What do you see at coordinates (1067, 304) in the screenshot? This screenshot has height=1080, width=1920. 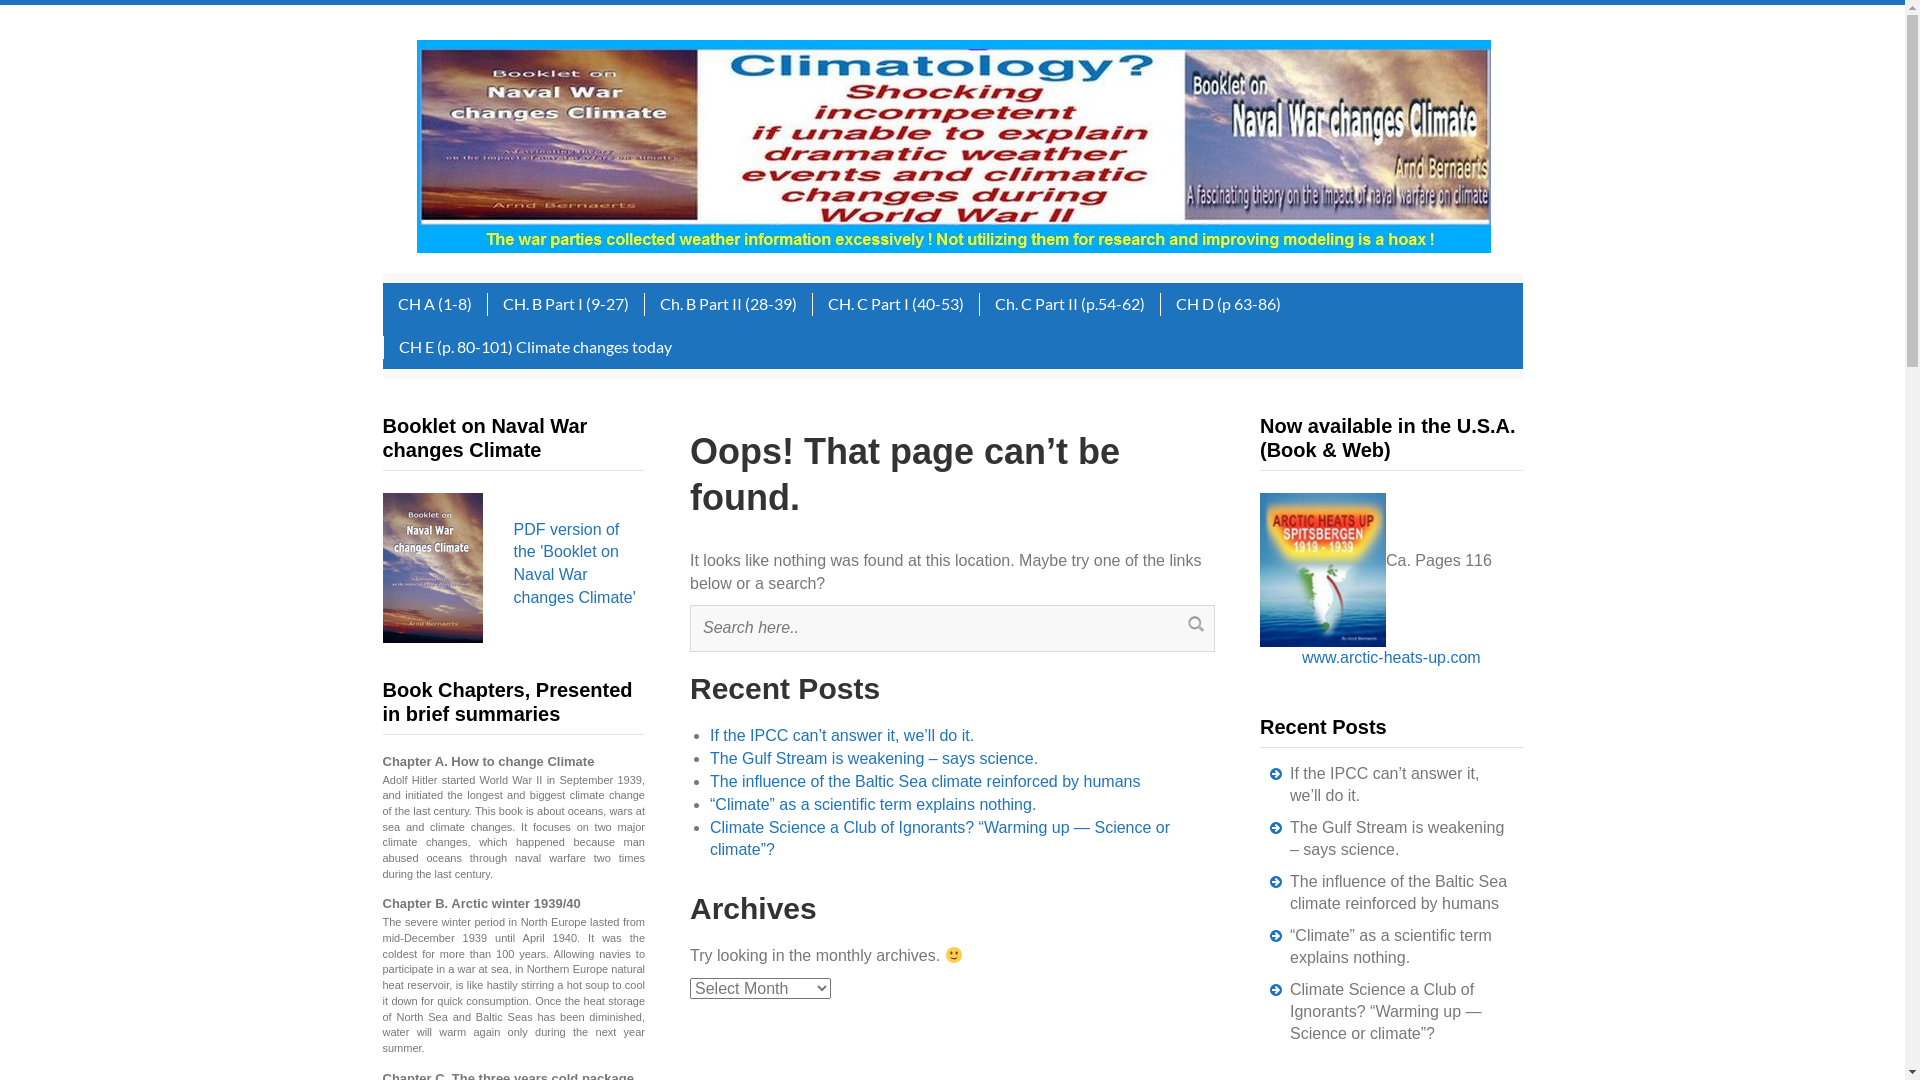 I see `'Ch. C Part II (p.54-62)'` at bounding box center [1067, 304].